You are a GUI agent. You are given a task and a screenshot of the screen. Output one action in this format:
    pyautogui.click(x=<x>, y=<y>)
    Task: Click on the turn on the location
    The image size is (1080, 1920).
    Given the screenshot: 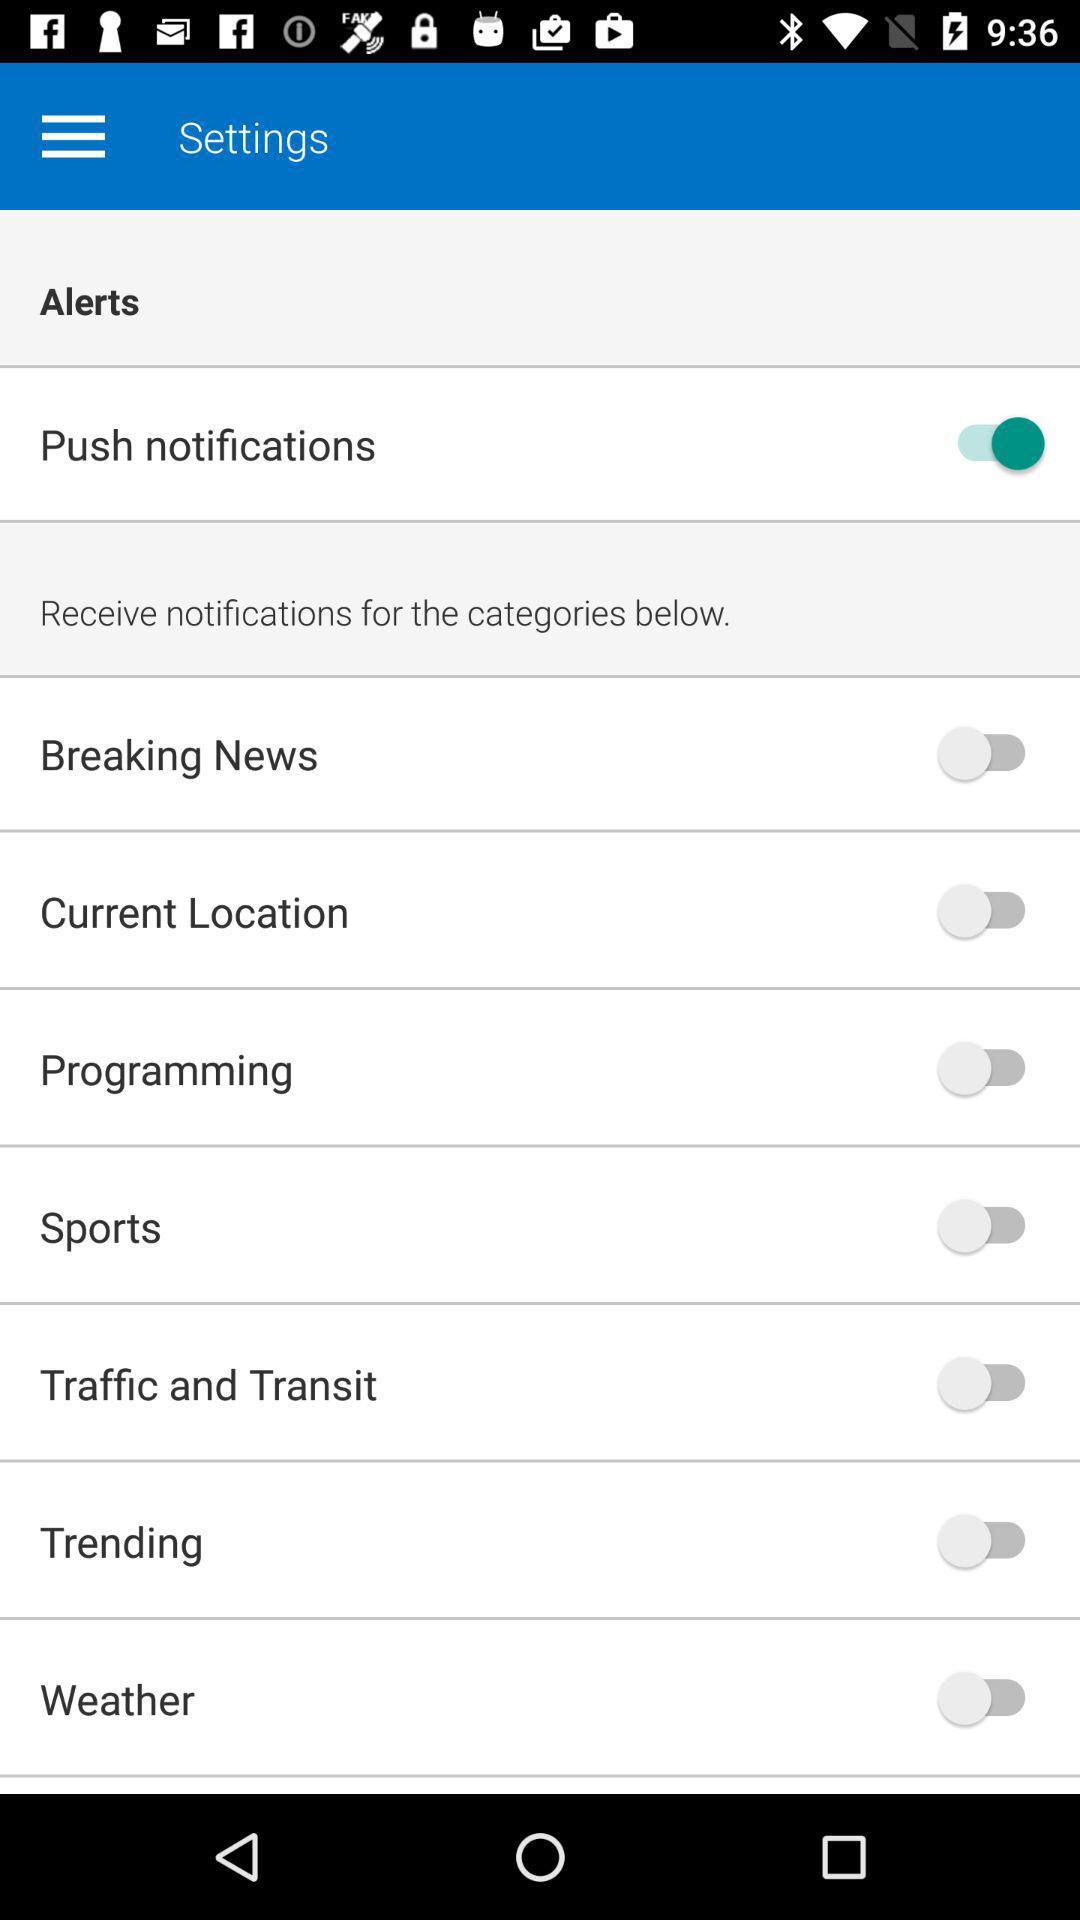 What is the action you would take?
    pyautogui.click(x=991, y=909)
    